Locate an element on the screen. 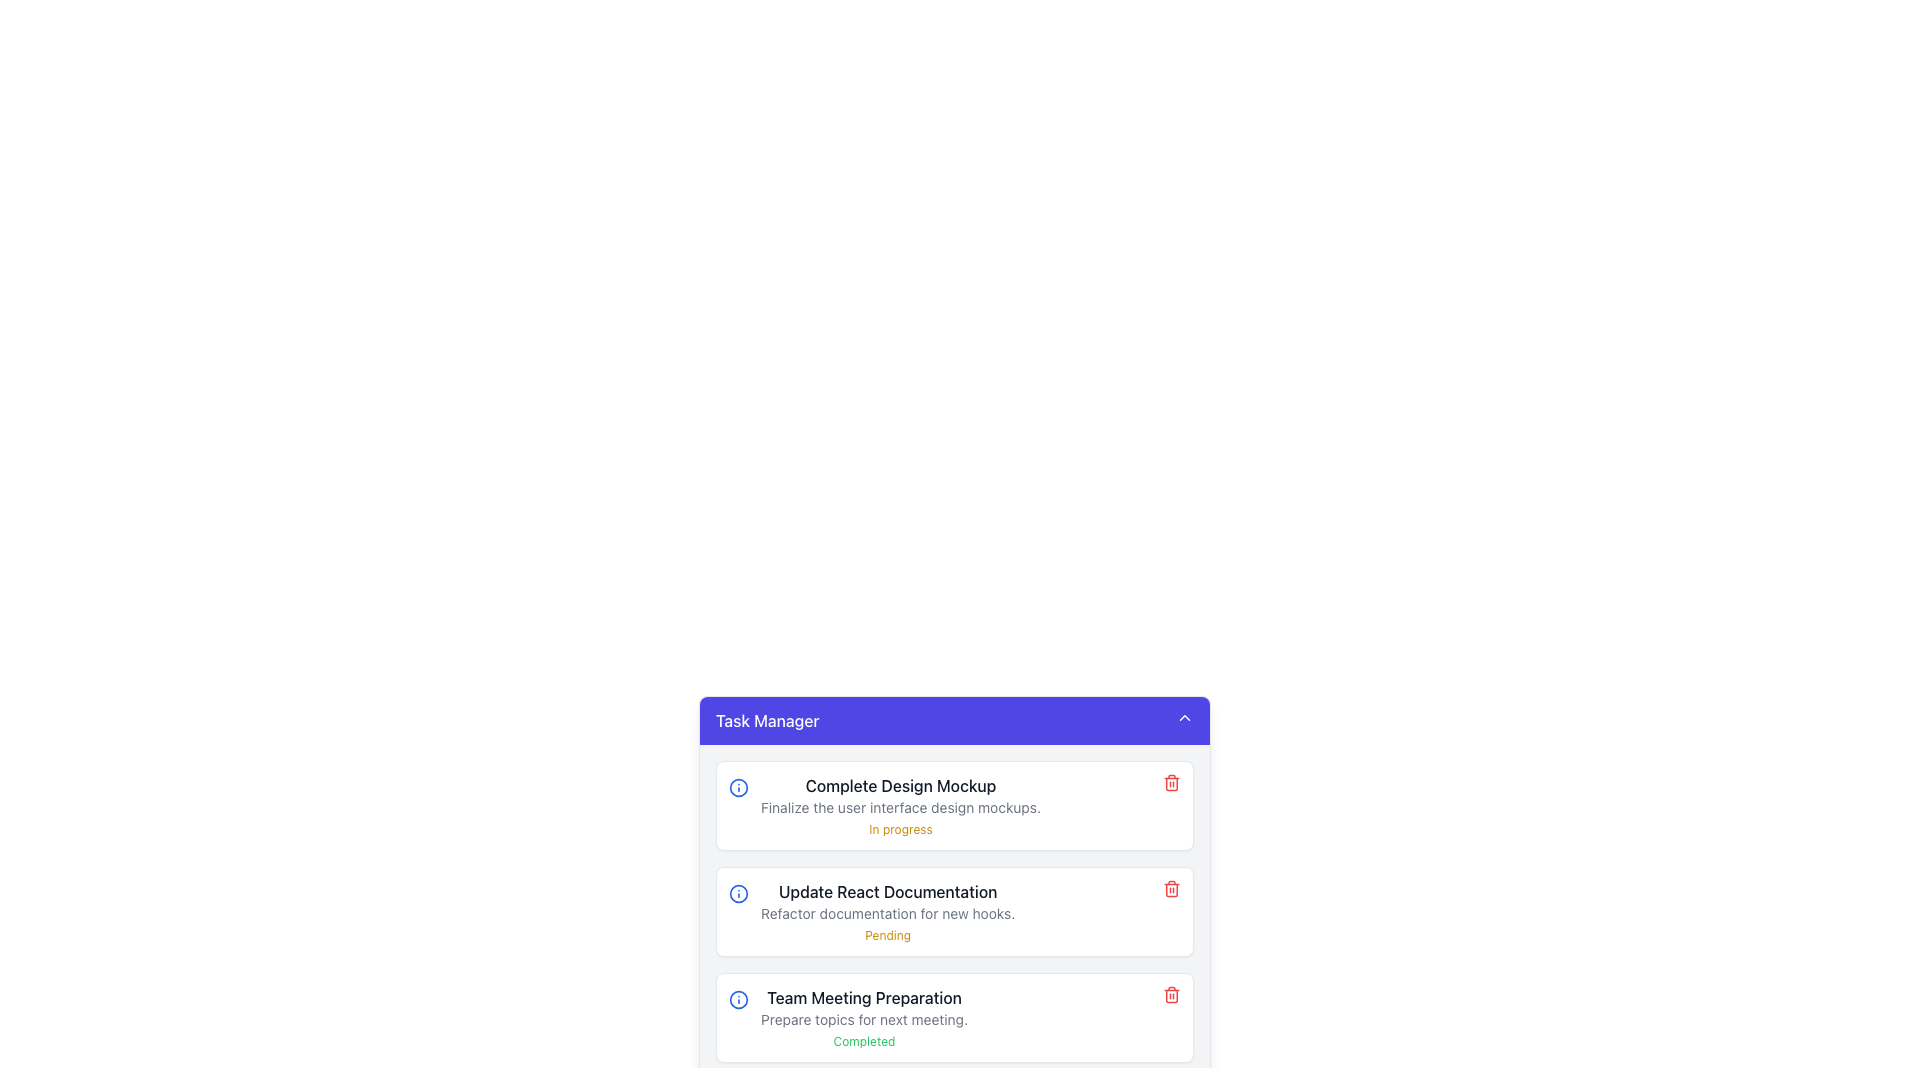 Image resolution: width=1920 pixels, height=1080 pixels. the Text Label indicating the current status of the associated task as being pending, which is located within the second task card of the task list in the 'Task Manager' interface is located at coordinates (887, 936).